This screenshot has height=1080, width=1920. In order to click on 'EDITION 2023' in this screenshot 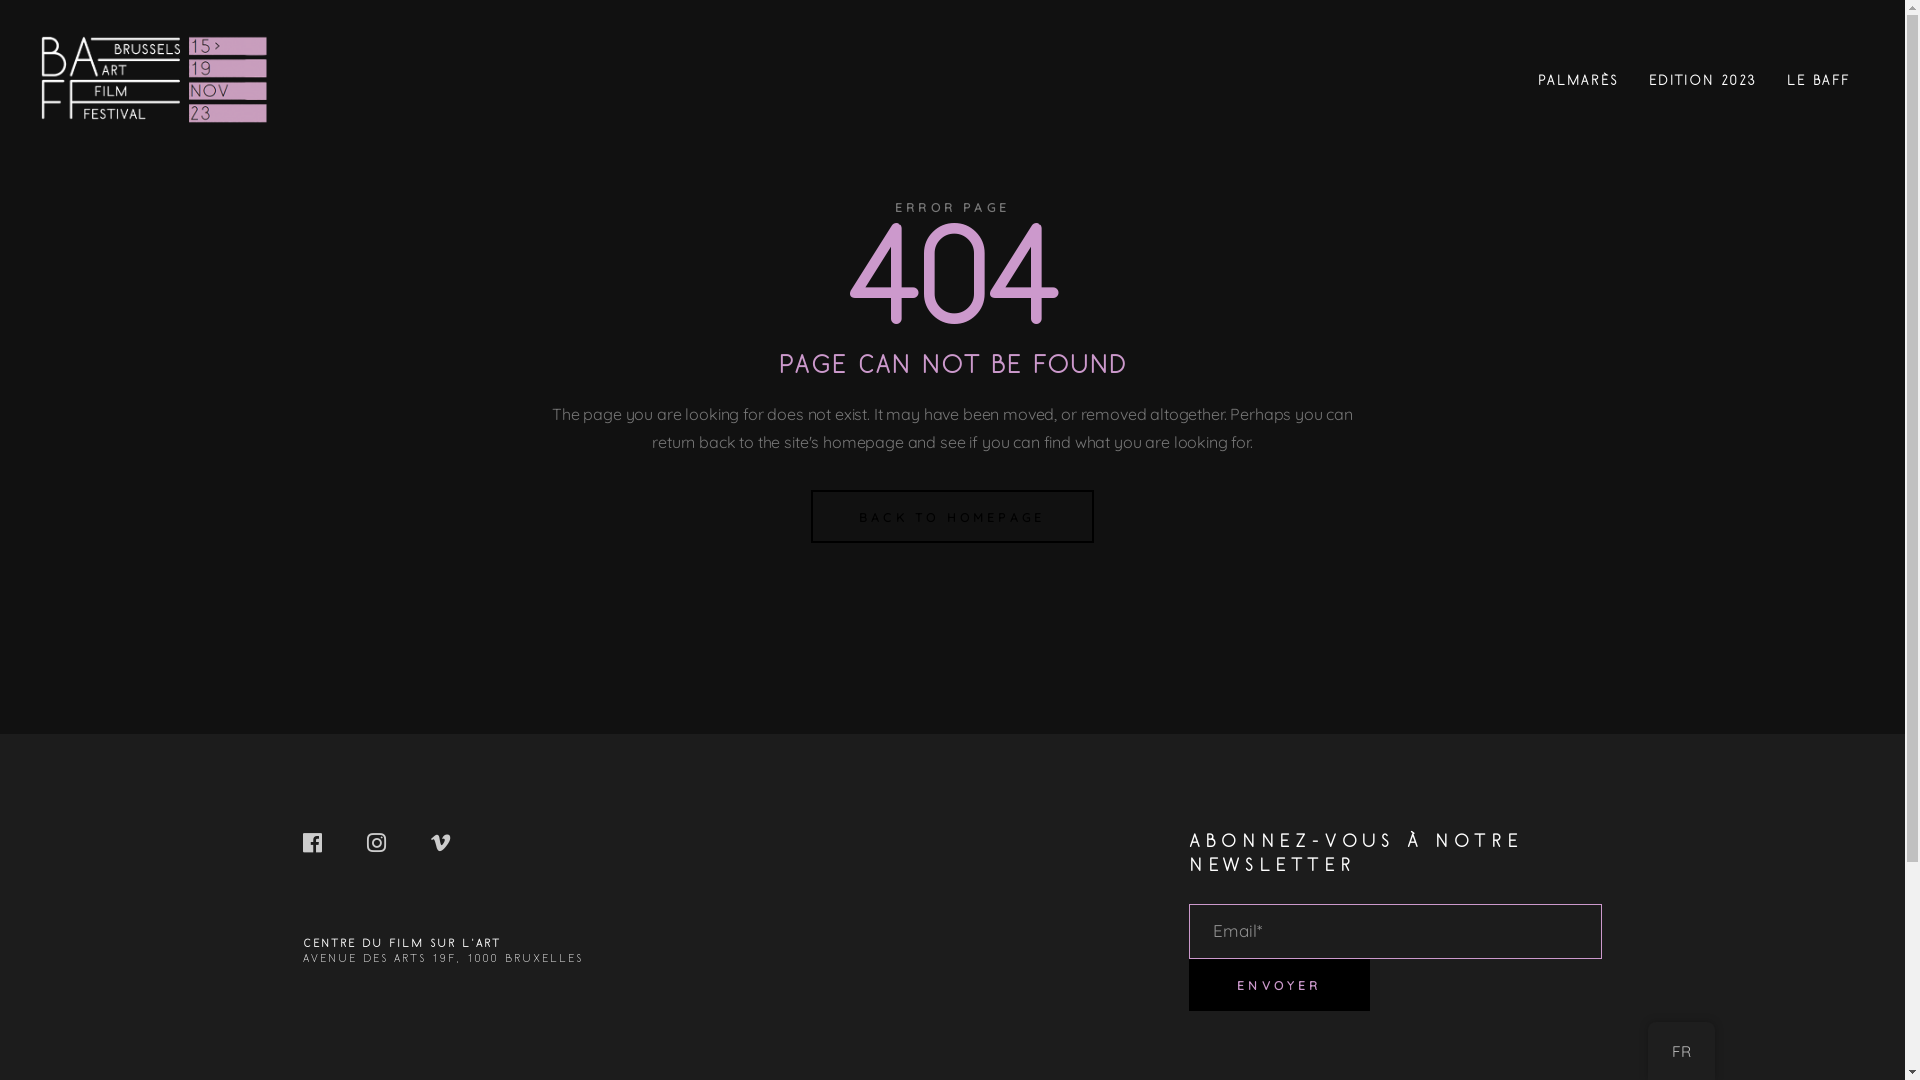, I will do `click(1702, 79)`.